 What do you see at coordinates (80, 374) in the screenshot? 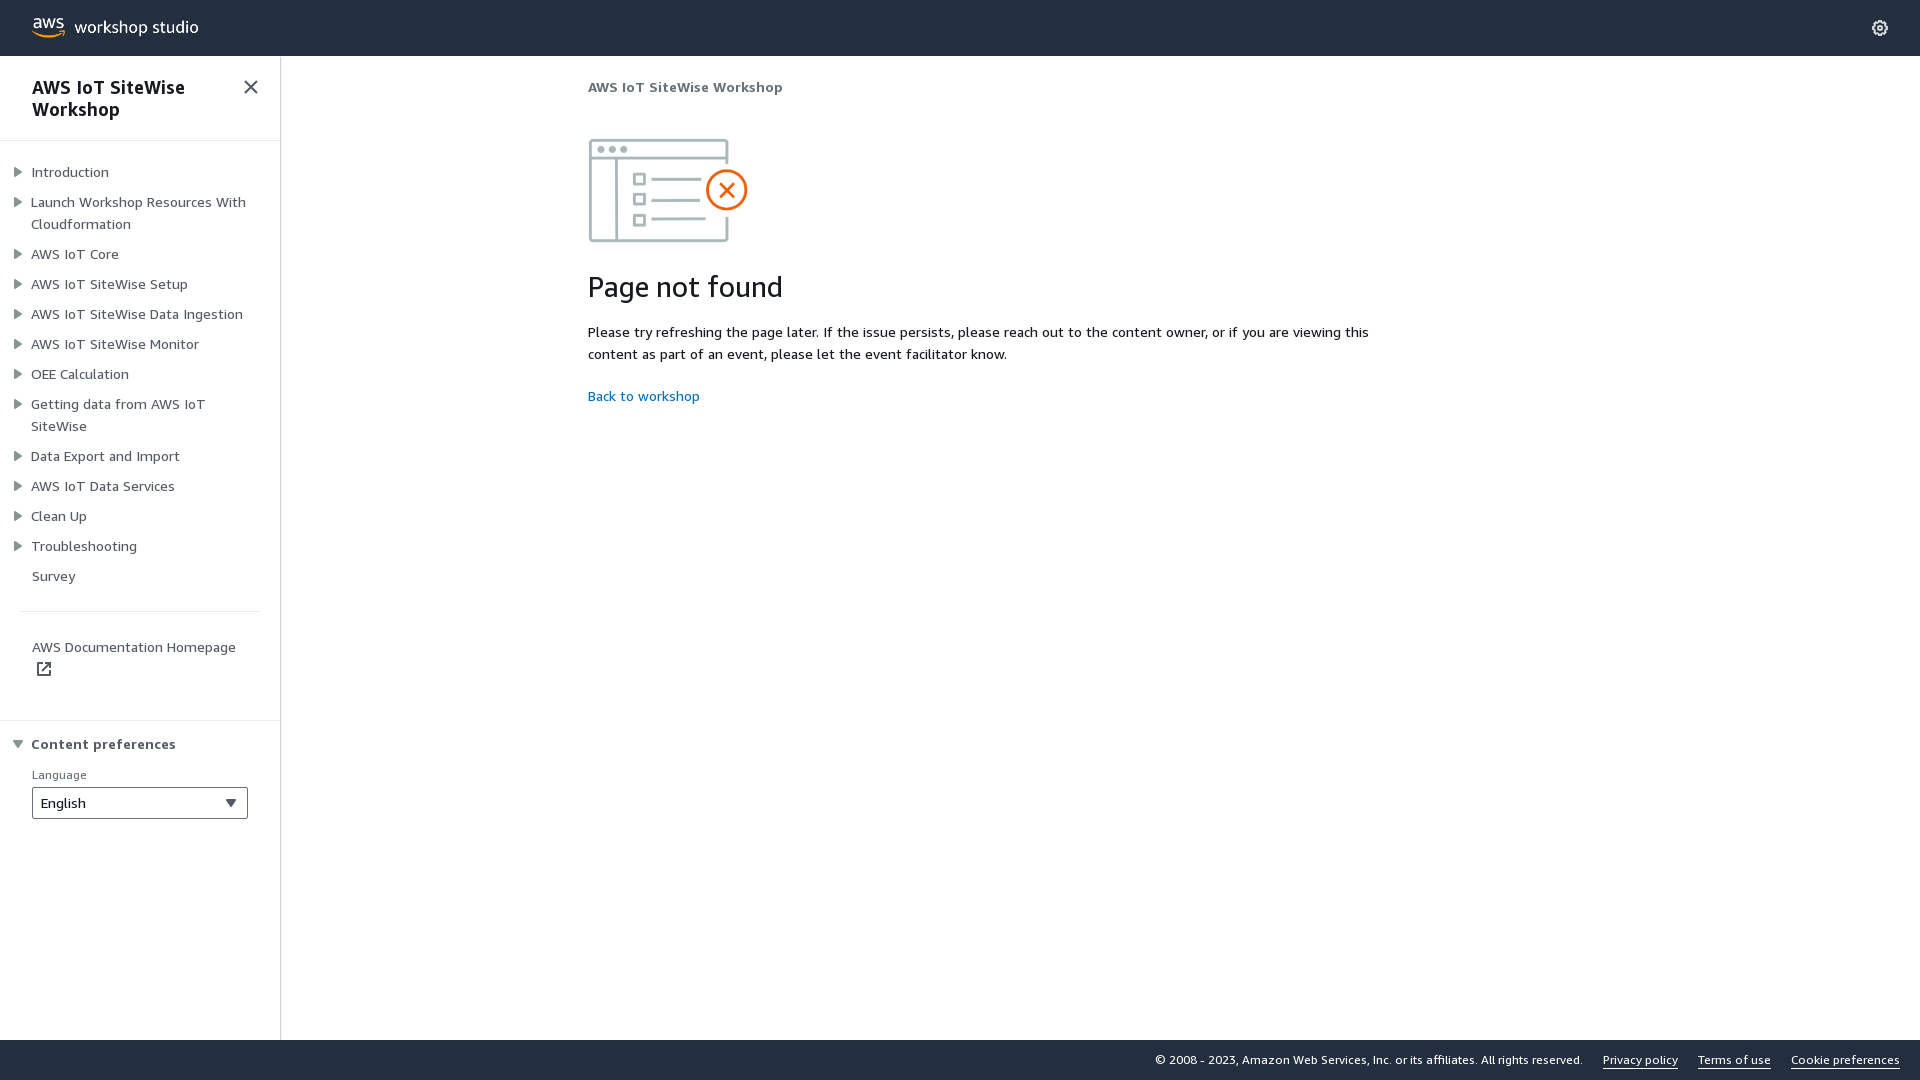
I see `'OEE Calculation'` at bounding box center [80, 374].